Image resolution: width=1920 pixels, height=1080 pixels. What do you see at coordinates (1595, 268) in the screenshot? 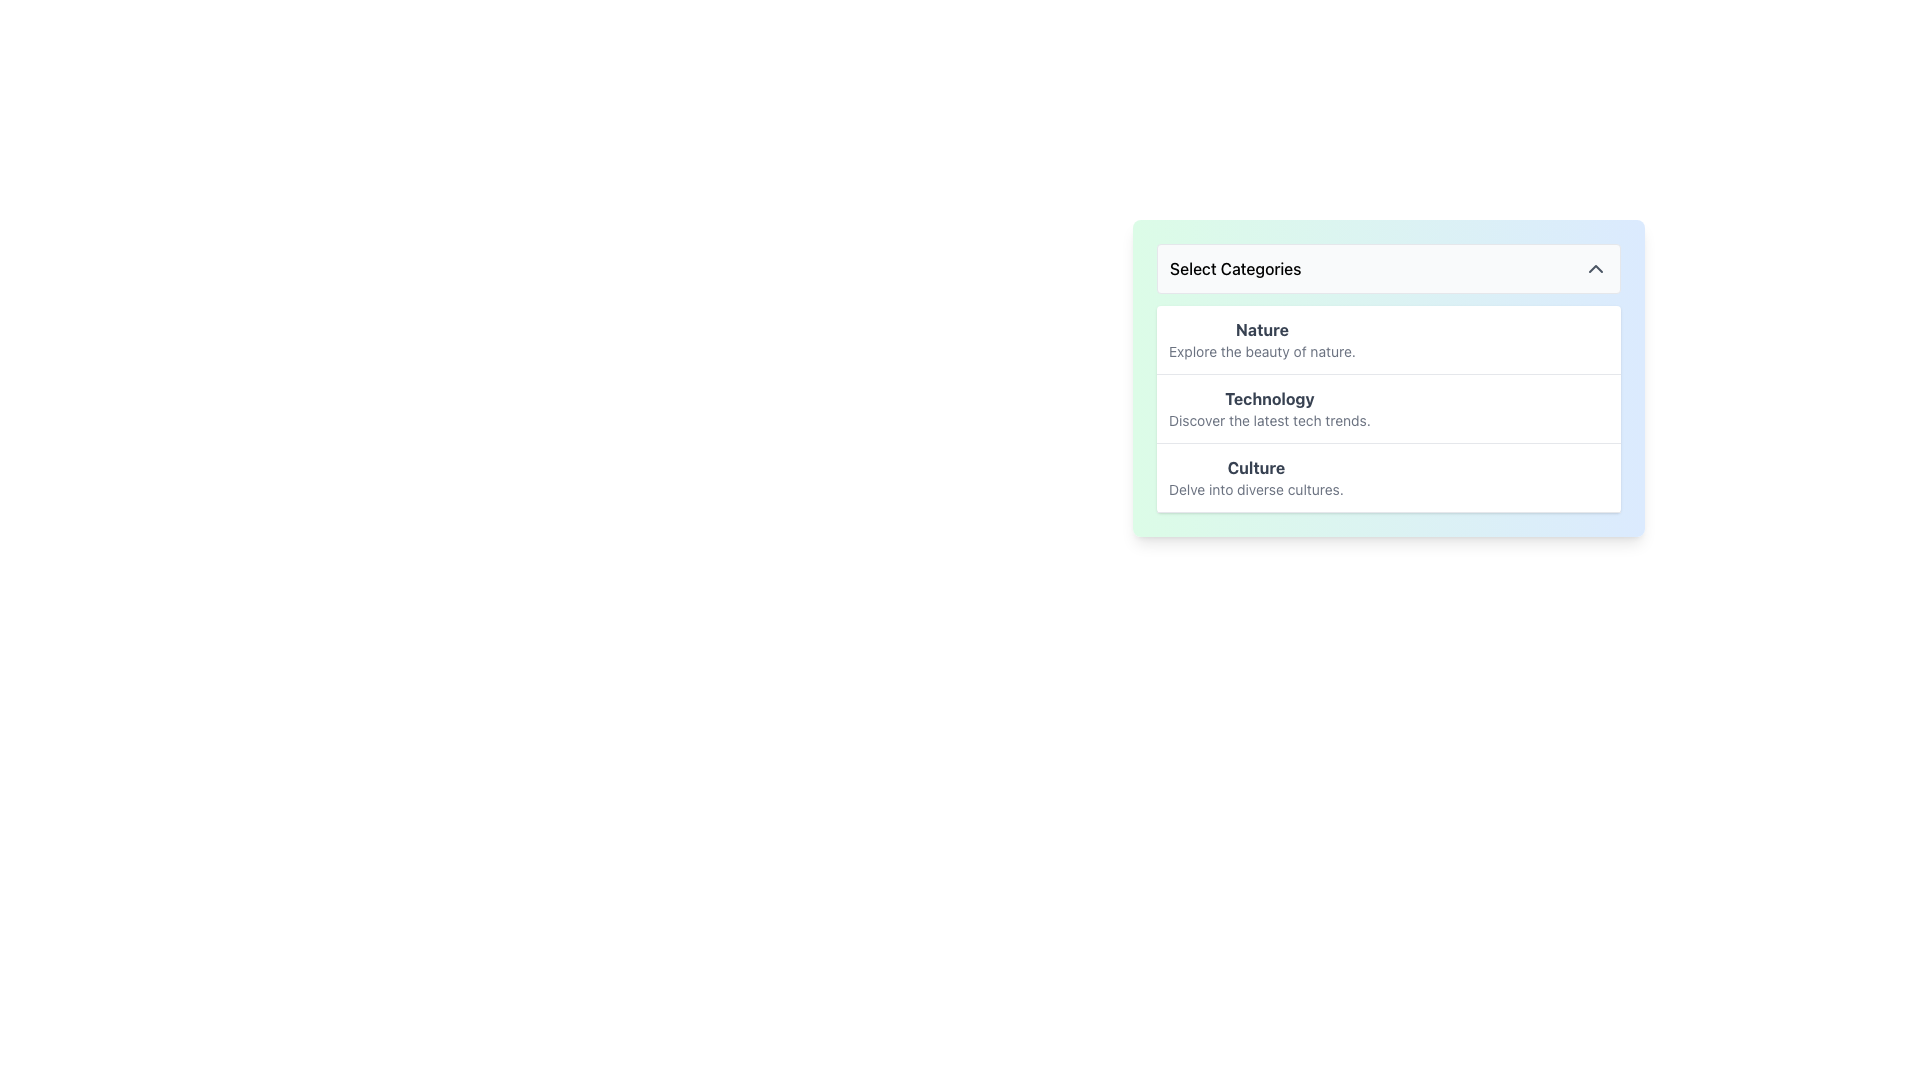
I see `the small, upward-pointing gray chevron icon located at the far-right side of the 'Select Categories' header` at bounding box center [1595, 268].